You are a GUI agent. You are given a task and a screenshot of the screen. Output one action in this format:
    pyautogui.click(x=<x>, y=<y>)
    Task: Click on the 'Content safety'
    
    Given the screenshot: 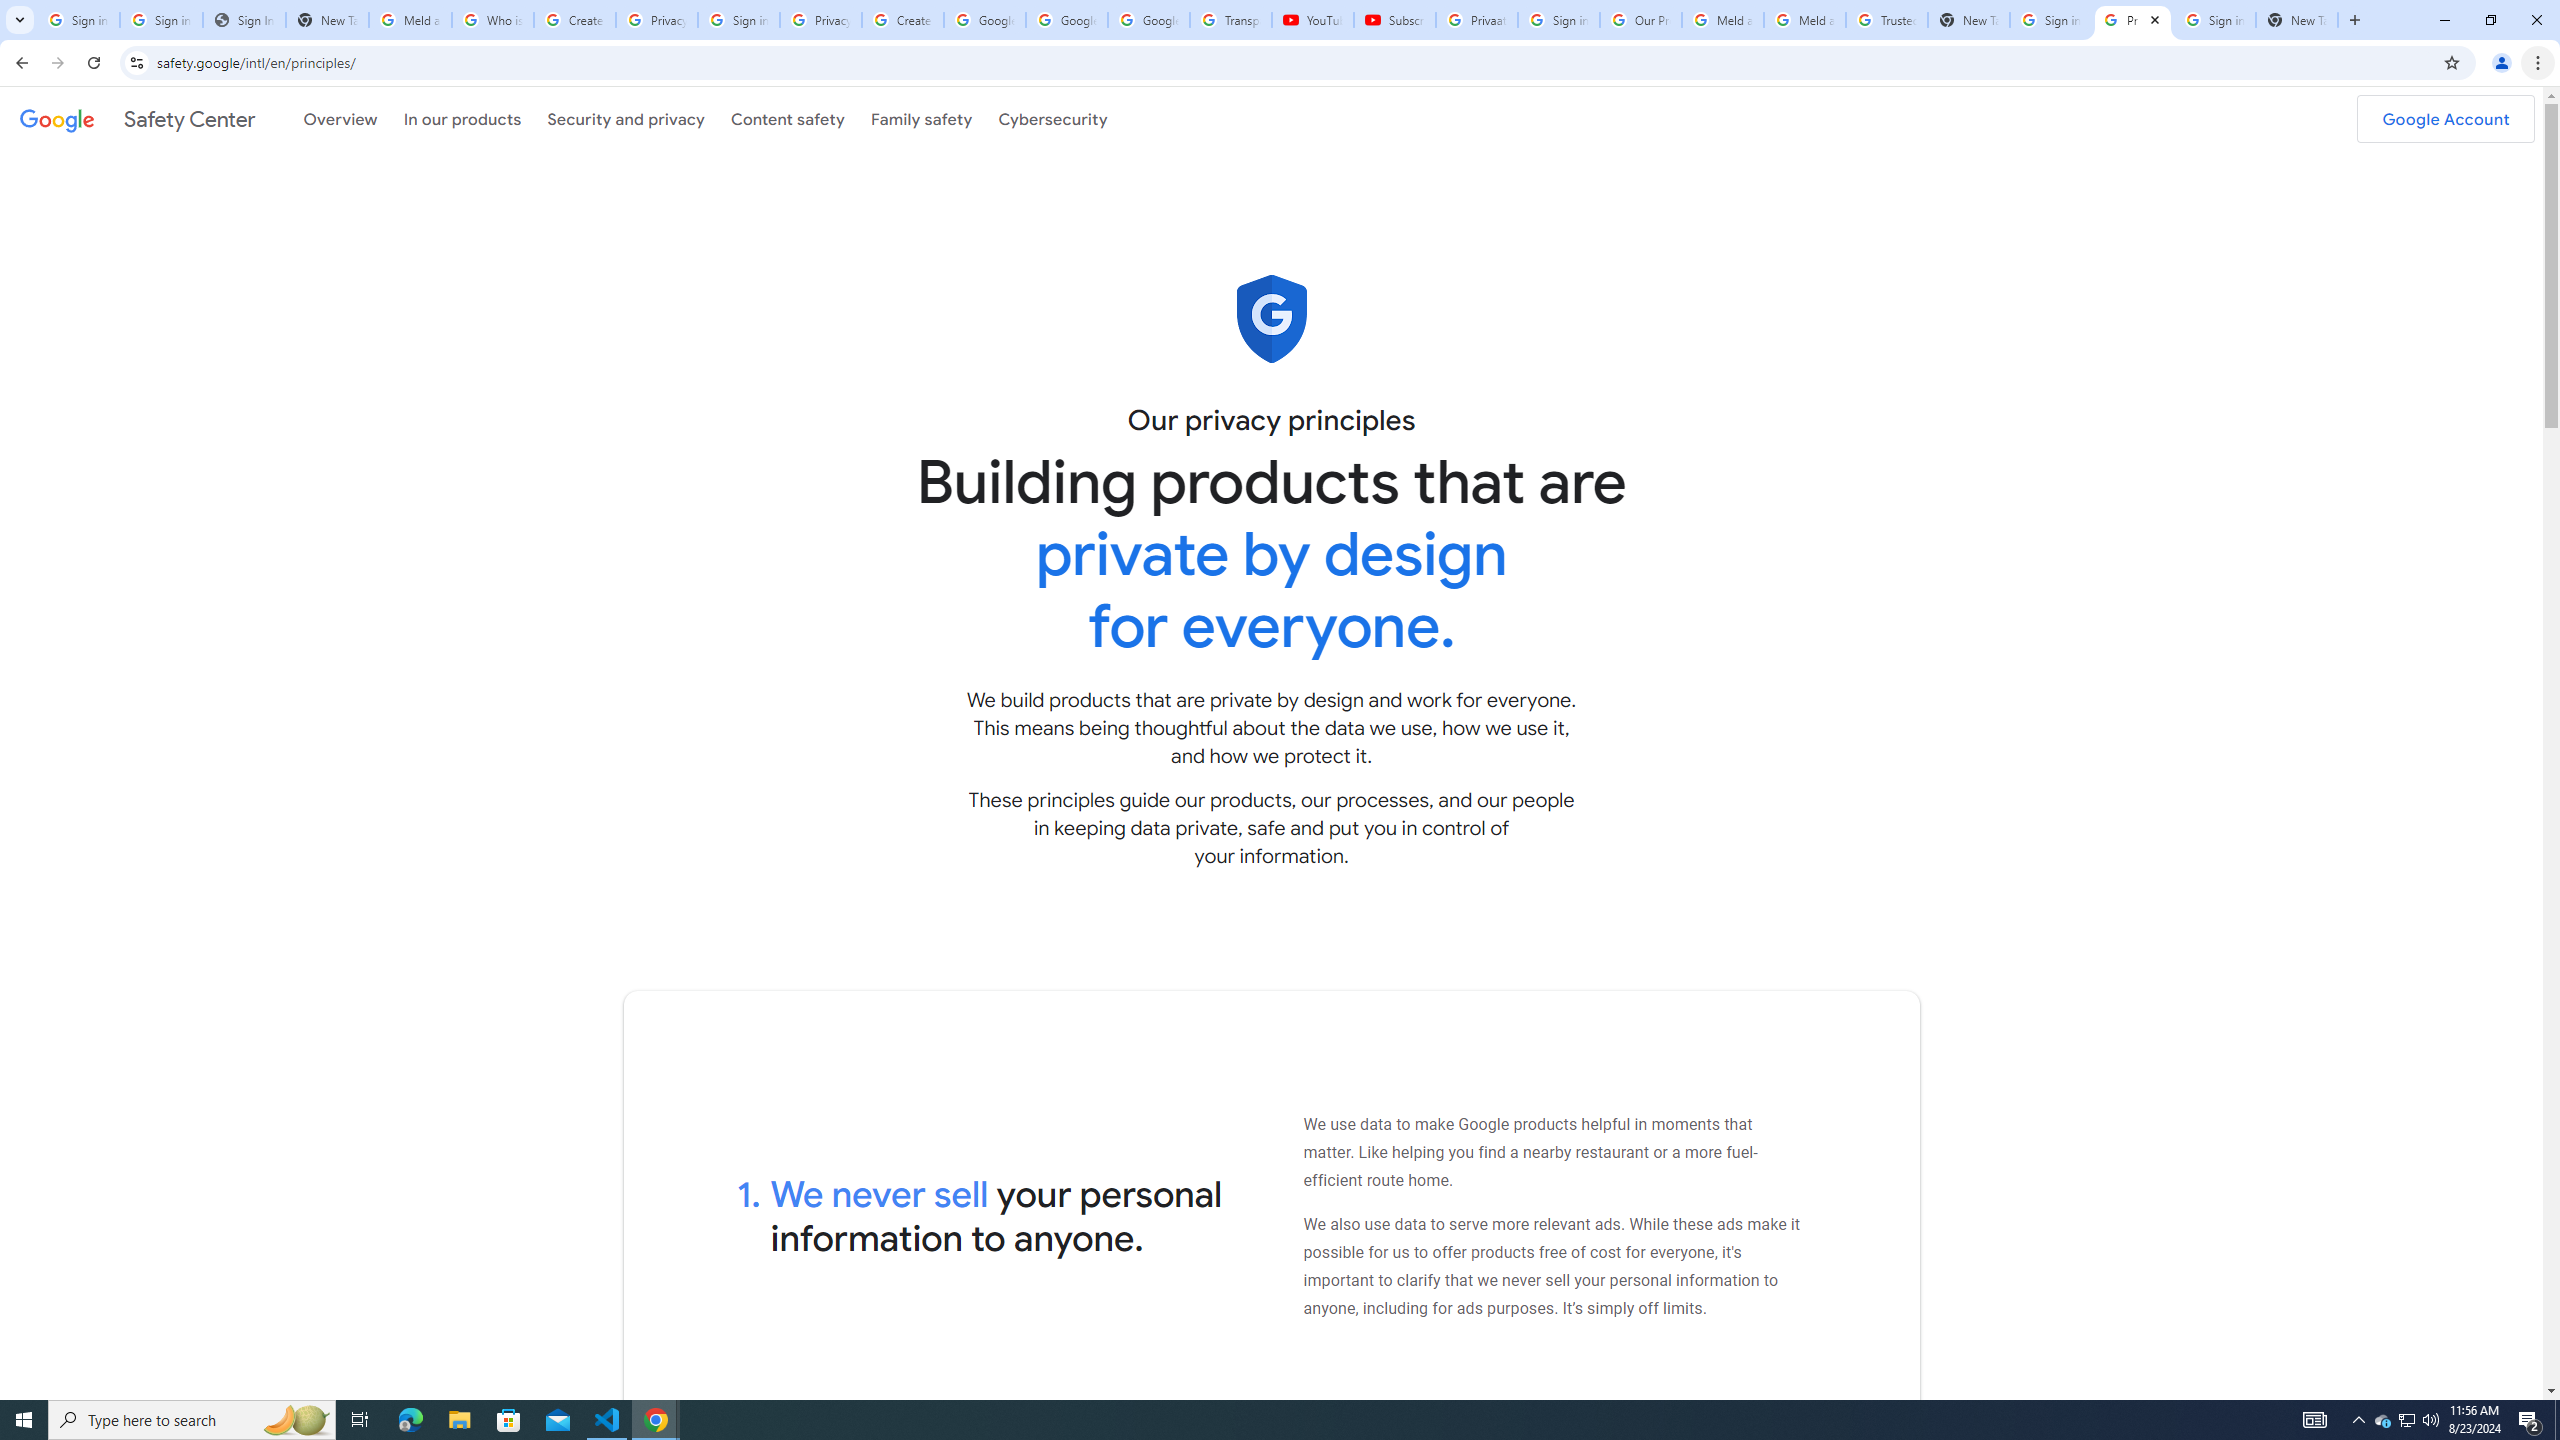 What is the action you would take?
    pyautogui.click(x=786, y=118)
    